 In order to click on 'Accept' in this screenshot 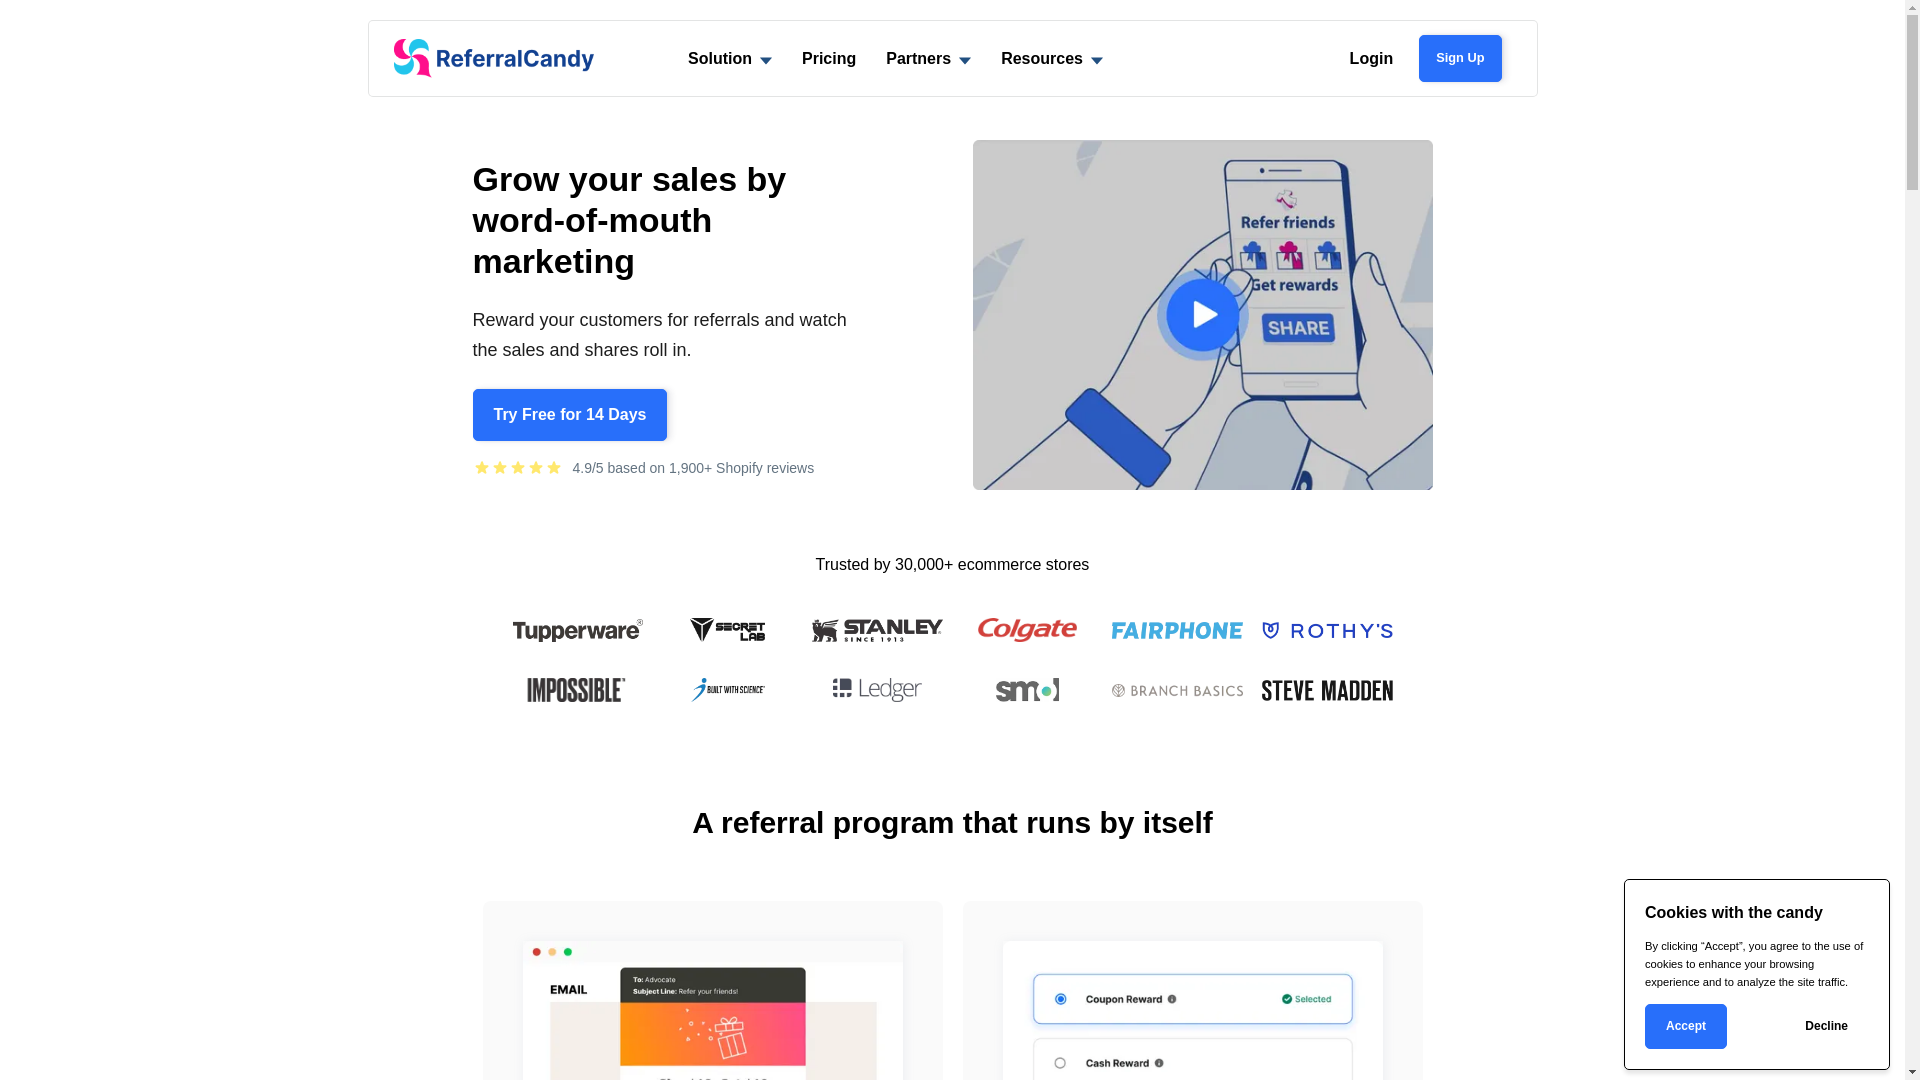, I will do `click(1684, 1026)`.